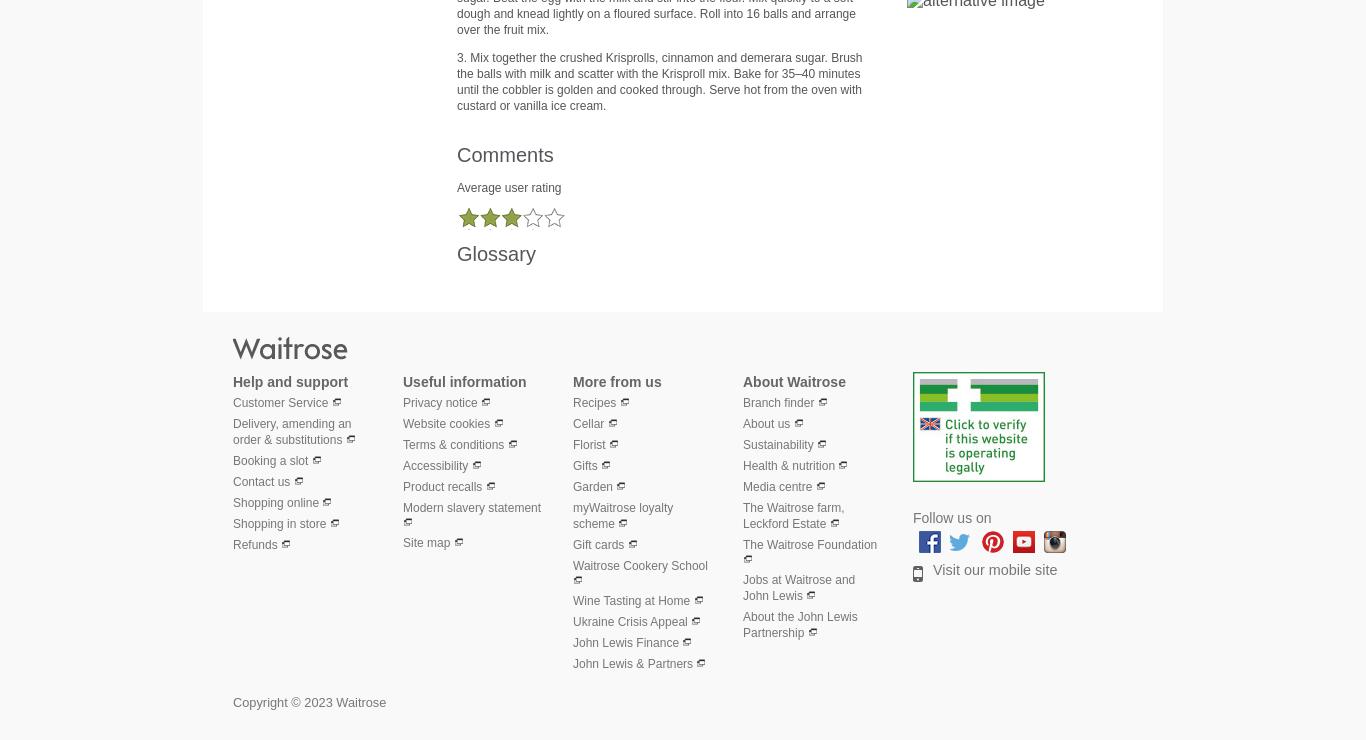 Image resolution: width=1366 pixels, height=740 pixels. I want to click on 'Terms & conditions', so click(452, 443).